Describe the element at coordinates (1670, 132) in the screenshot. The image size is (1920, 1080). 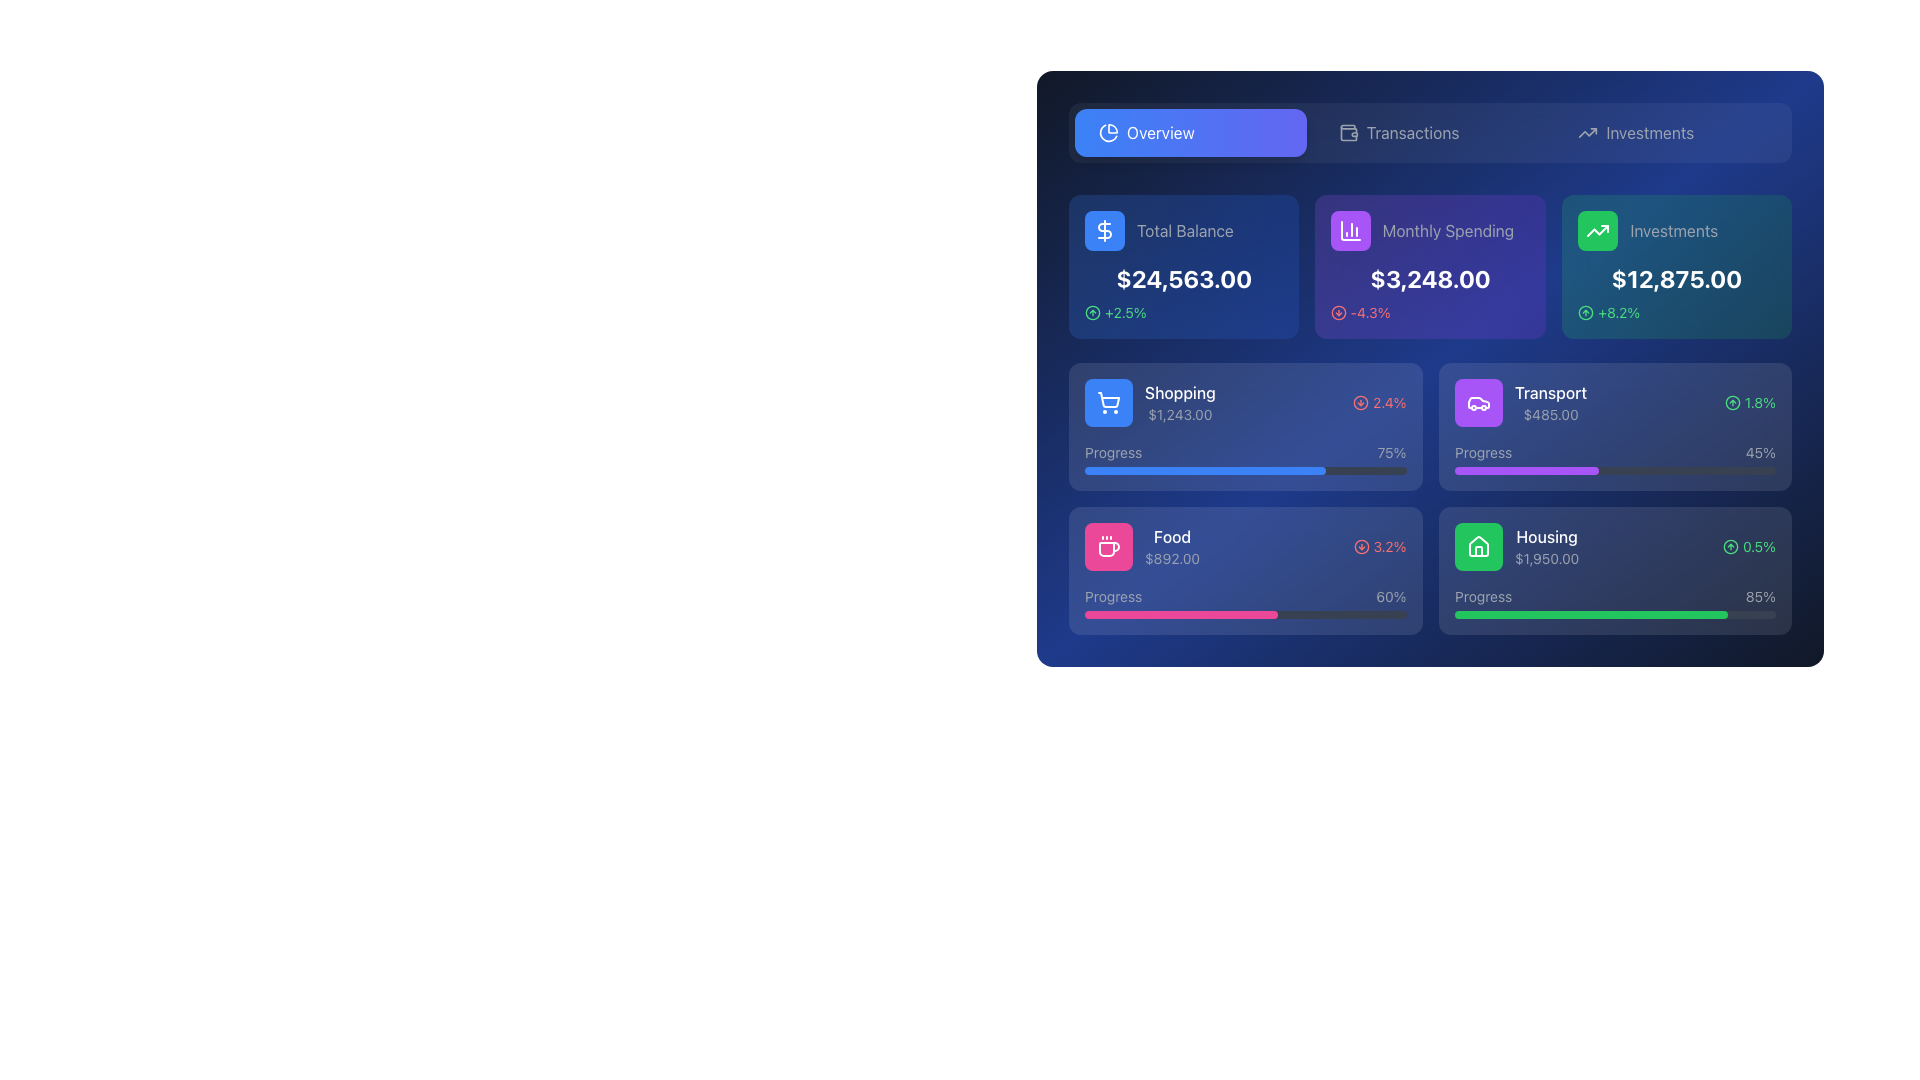
I see `the 'Investments' button, which is the third button in a row of three, styled with gray text and an upward trending line icon` at that location.